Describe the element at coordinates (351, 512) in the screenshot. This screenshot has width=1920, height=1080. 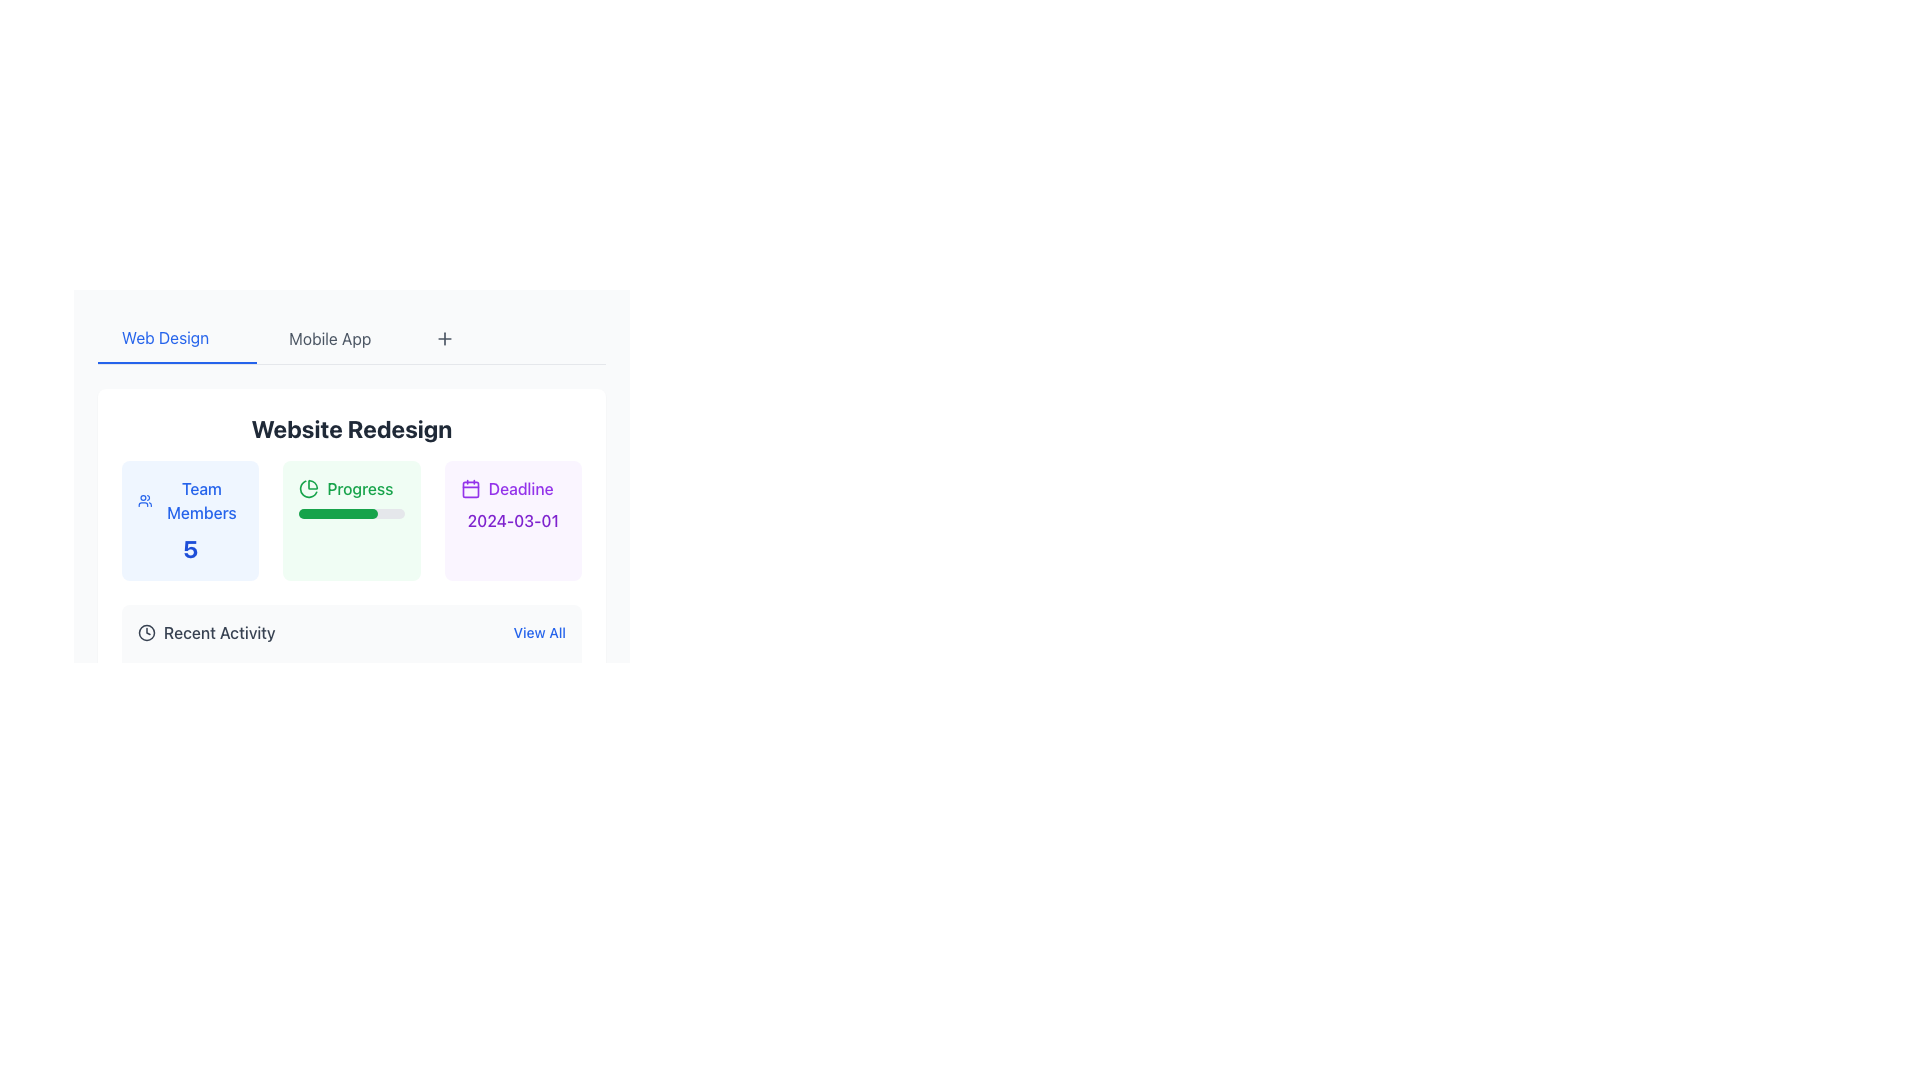
I see `the interactive progress bar, which has a gray background and a green bar indicating 75% progress, located within the 'Progress' card centered in the second row of the interface` at that location.